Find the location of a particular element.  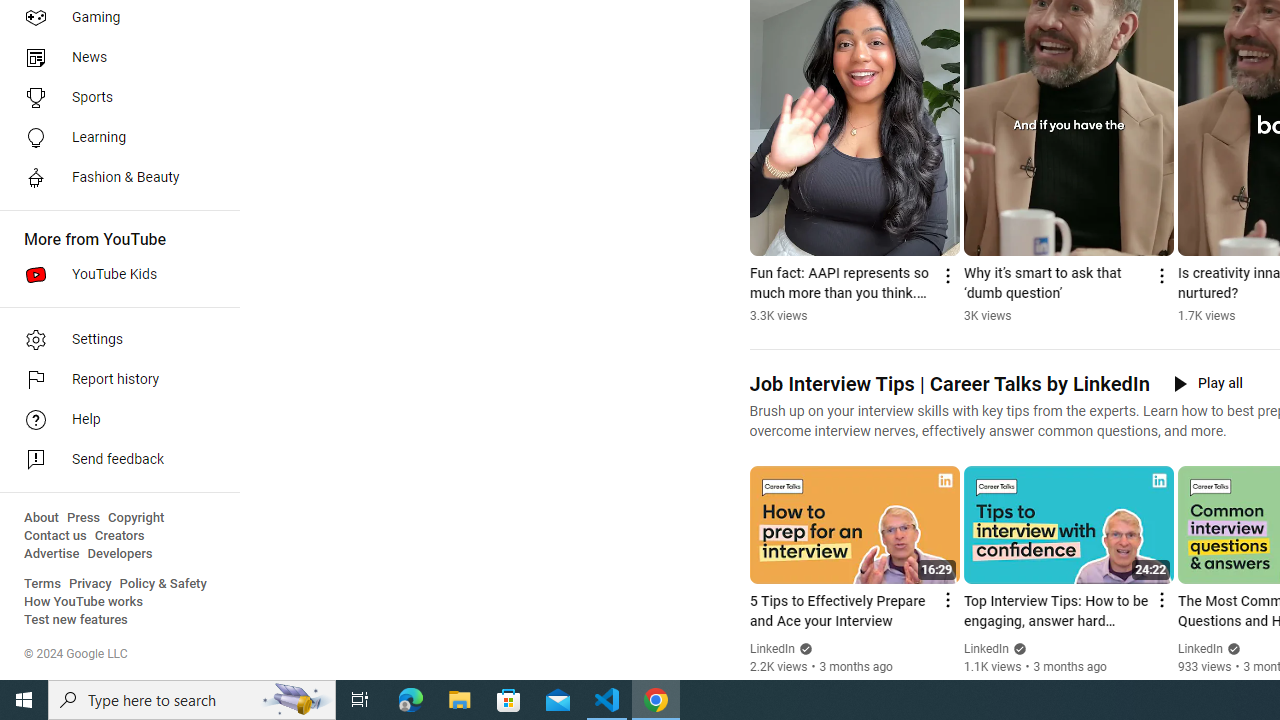

'News' is located at coordinates (112, 56).